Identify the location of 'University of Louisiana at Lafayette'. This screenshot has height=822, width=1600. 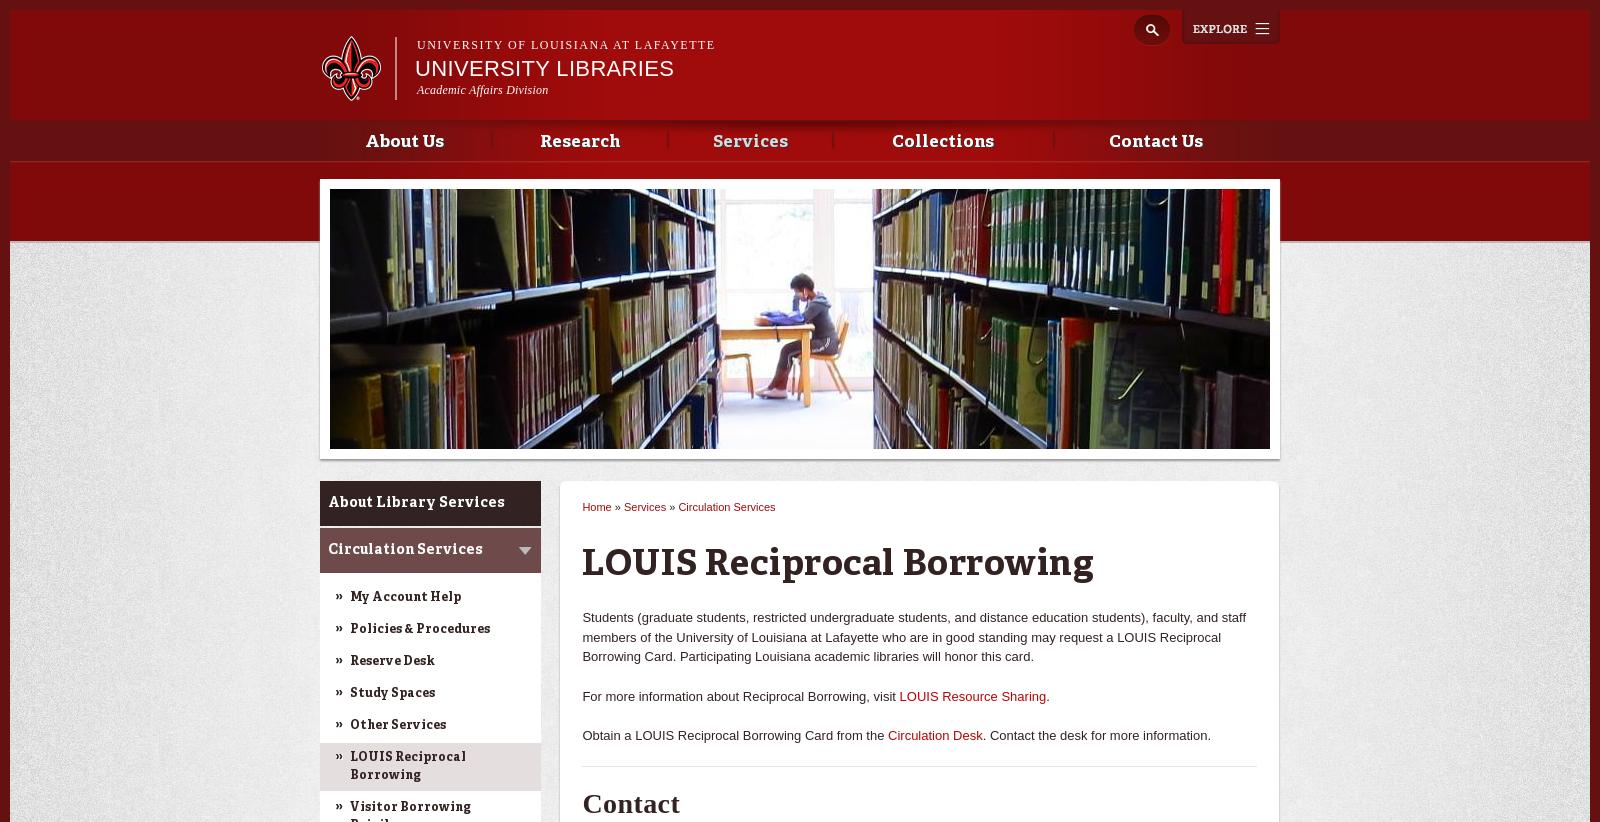
(415, 44).